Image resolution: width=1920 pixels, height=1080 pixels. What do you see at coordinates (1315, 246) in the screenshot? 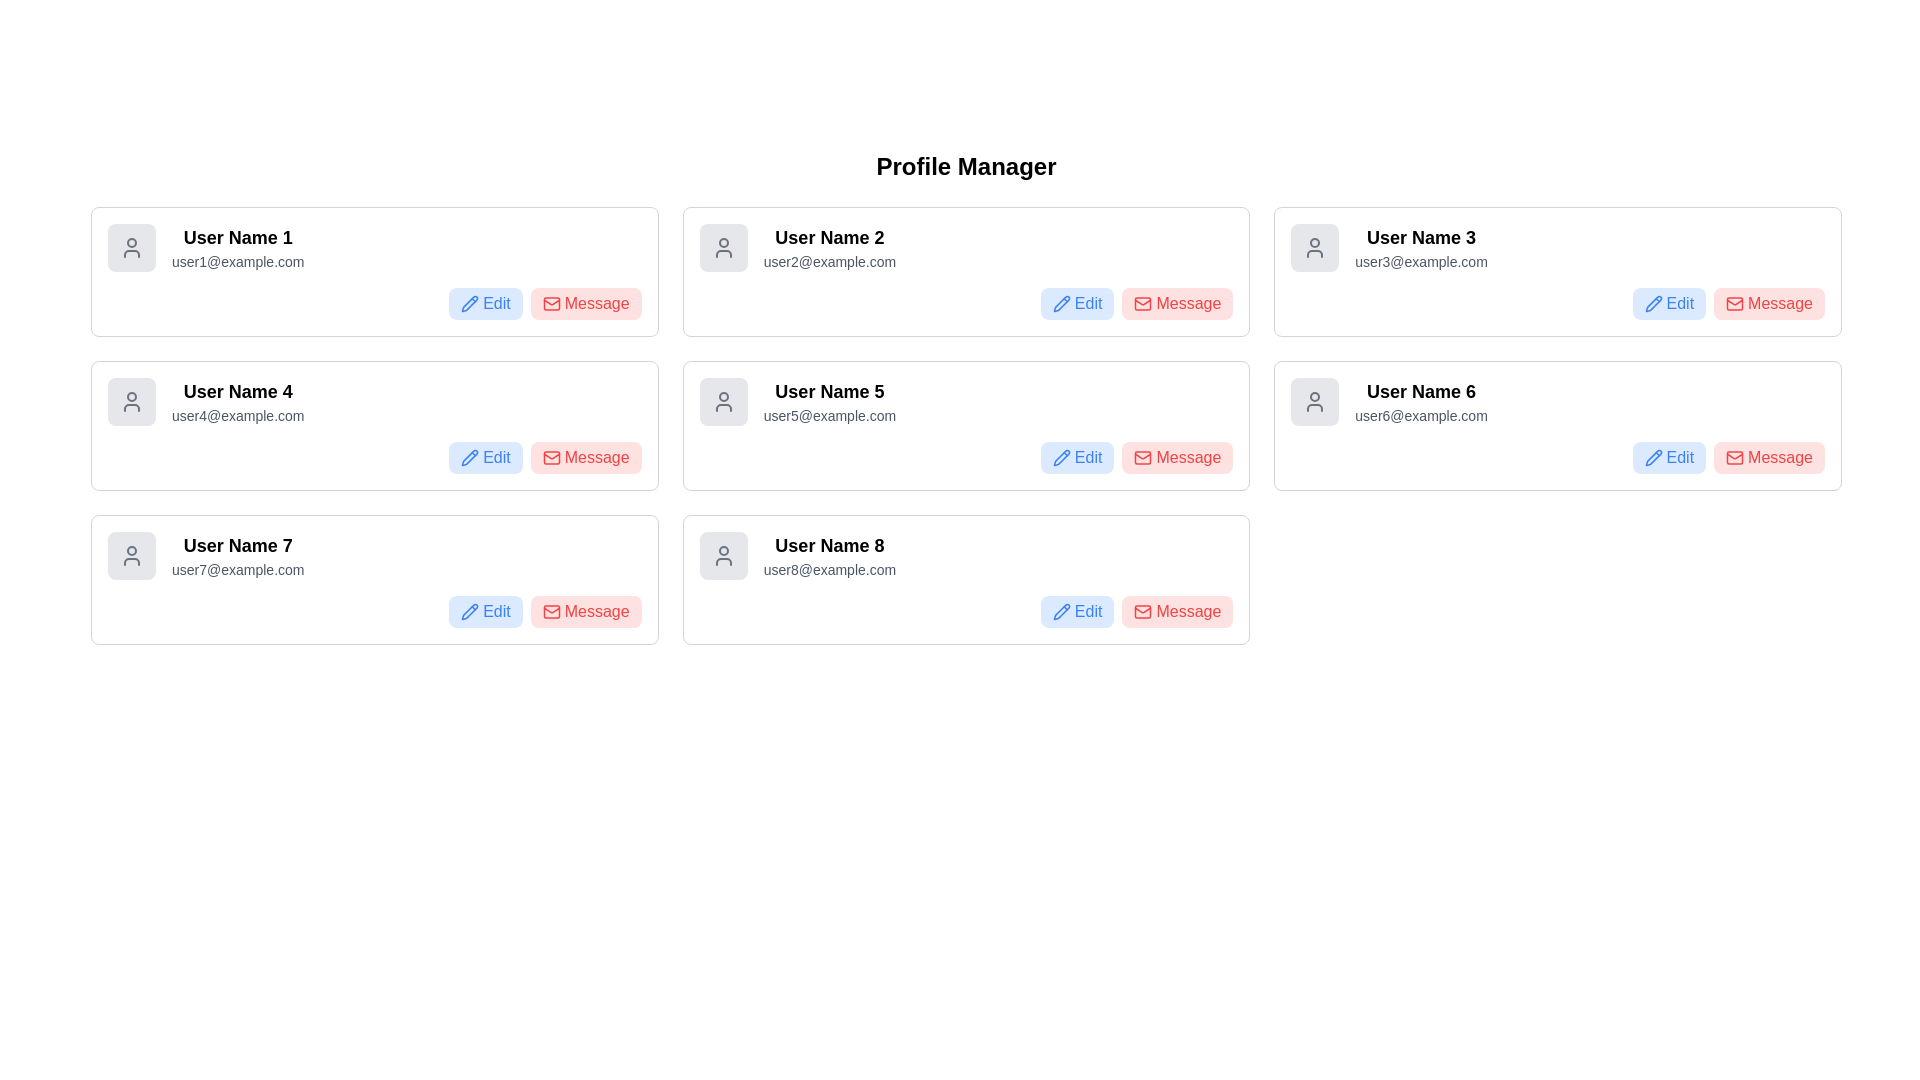
I see `the user profile icon in the top-right corner of the interface, which is part of the 'User Name 3' profile card` at bounding box center [1315, 246].